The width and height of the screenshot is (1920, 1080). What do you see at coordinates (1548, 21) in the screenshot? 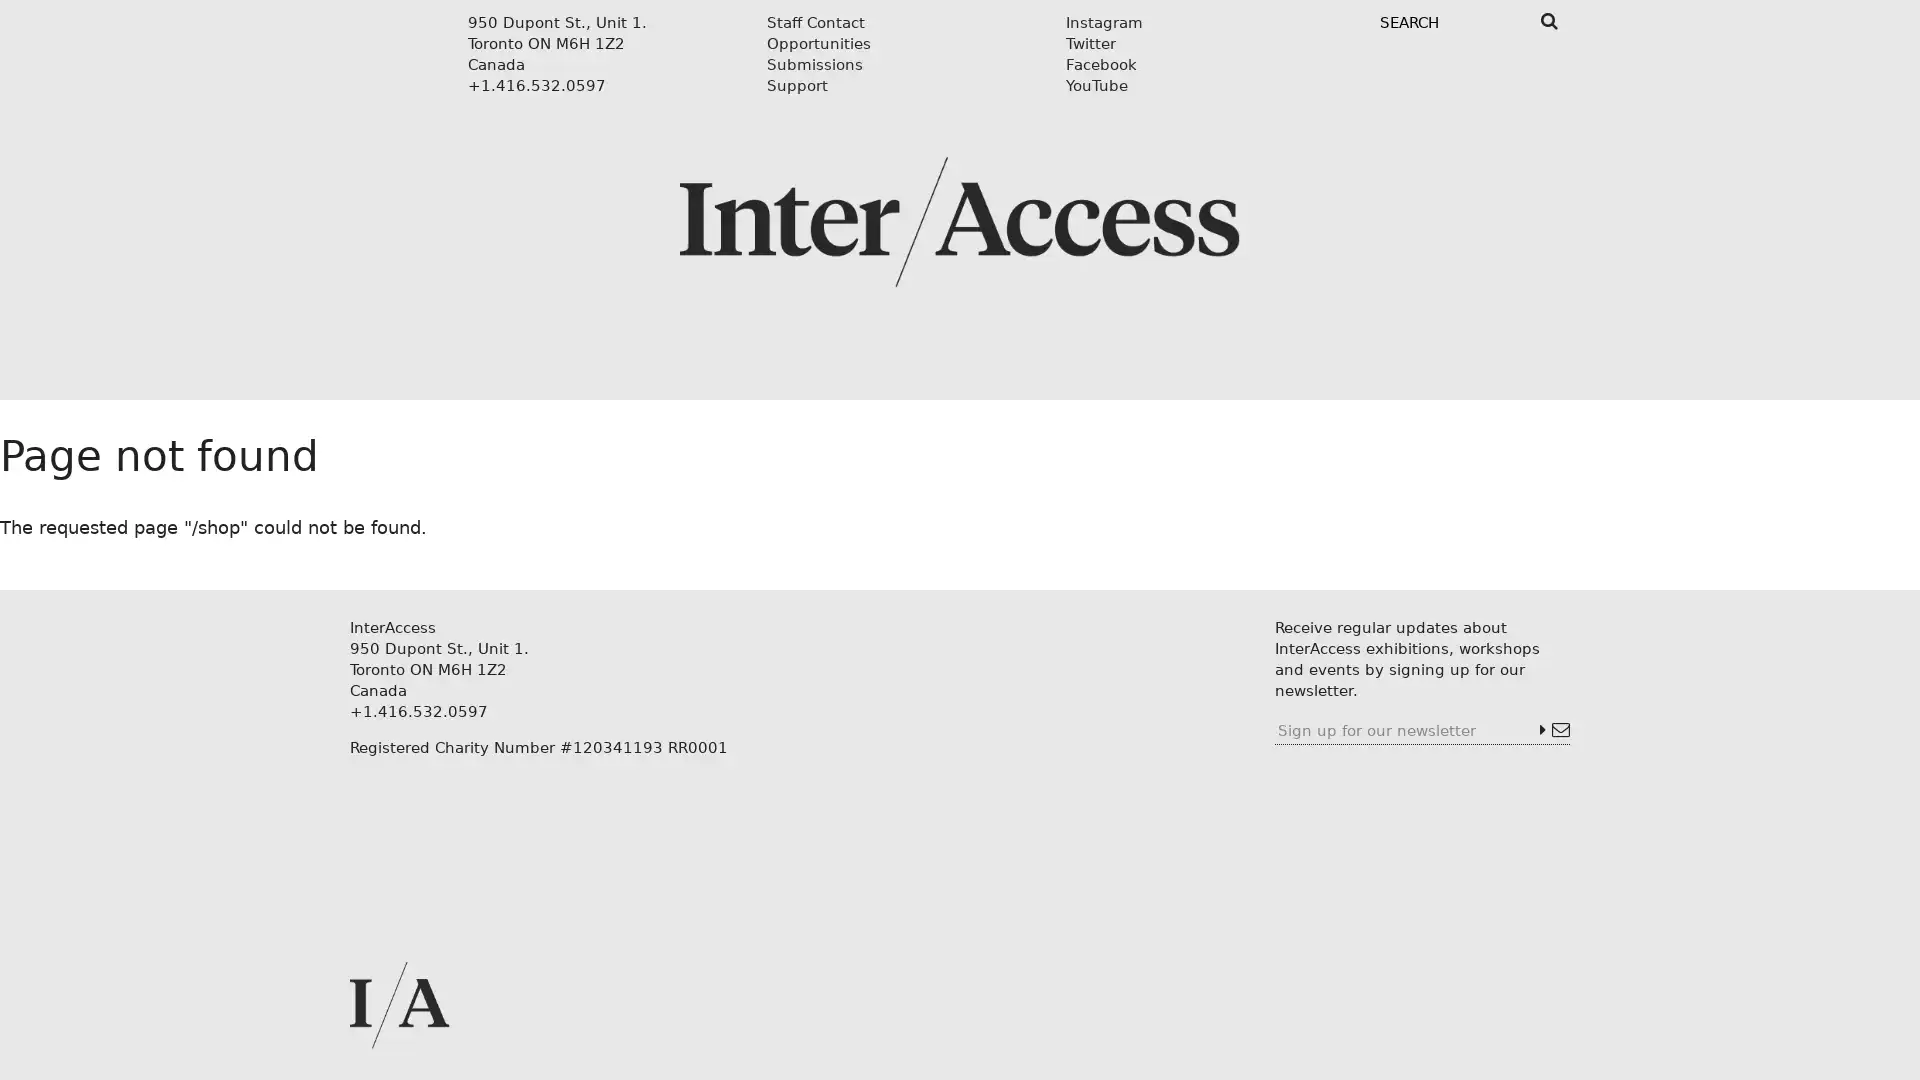
I see `Search` at bounding box center [1548, 21].